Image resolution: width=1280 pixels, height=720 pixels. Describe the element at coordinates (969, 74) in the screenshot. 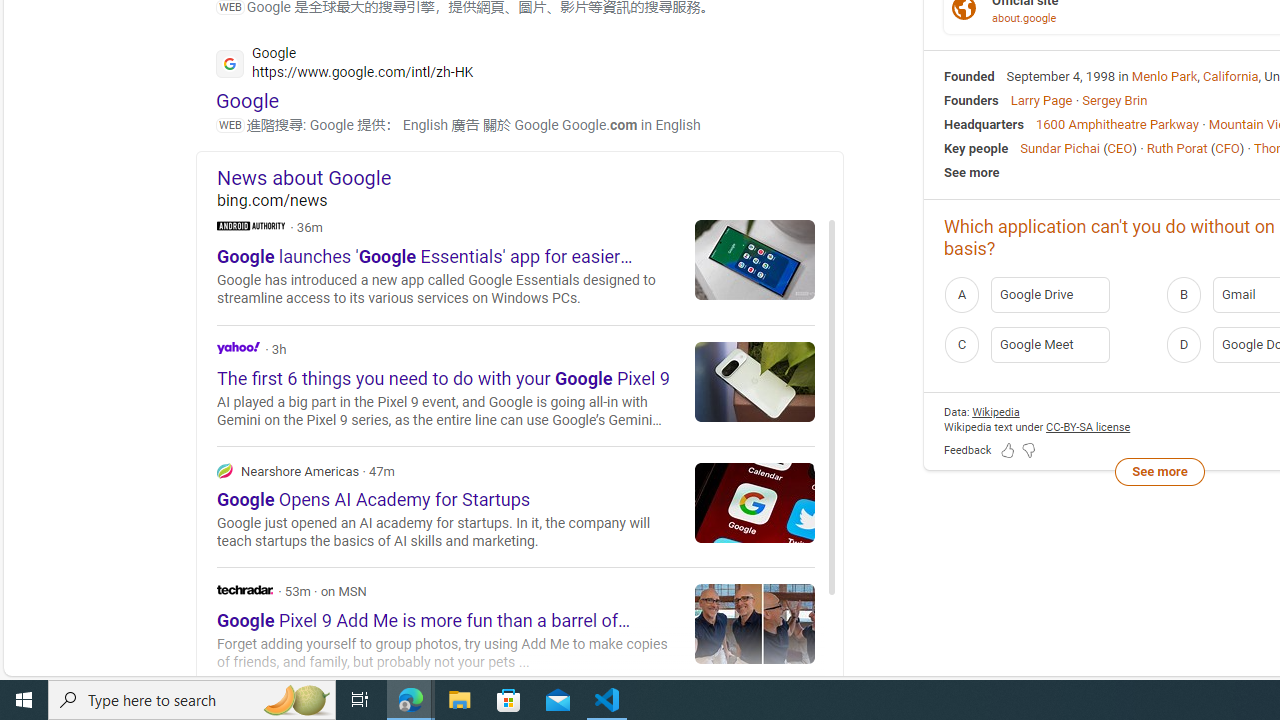

I see `'Founded'` at that location.